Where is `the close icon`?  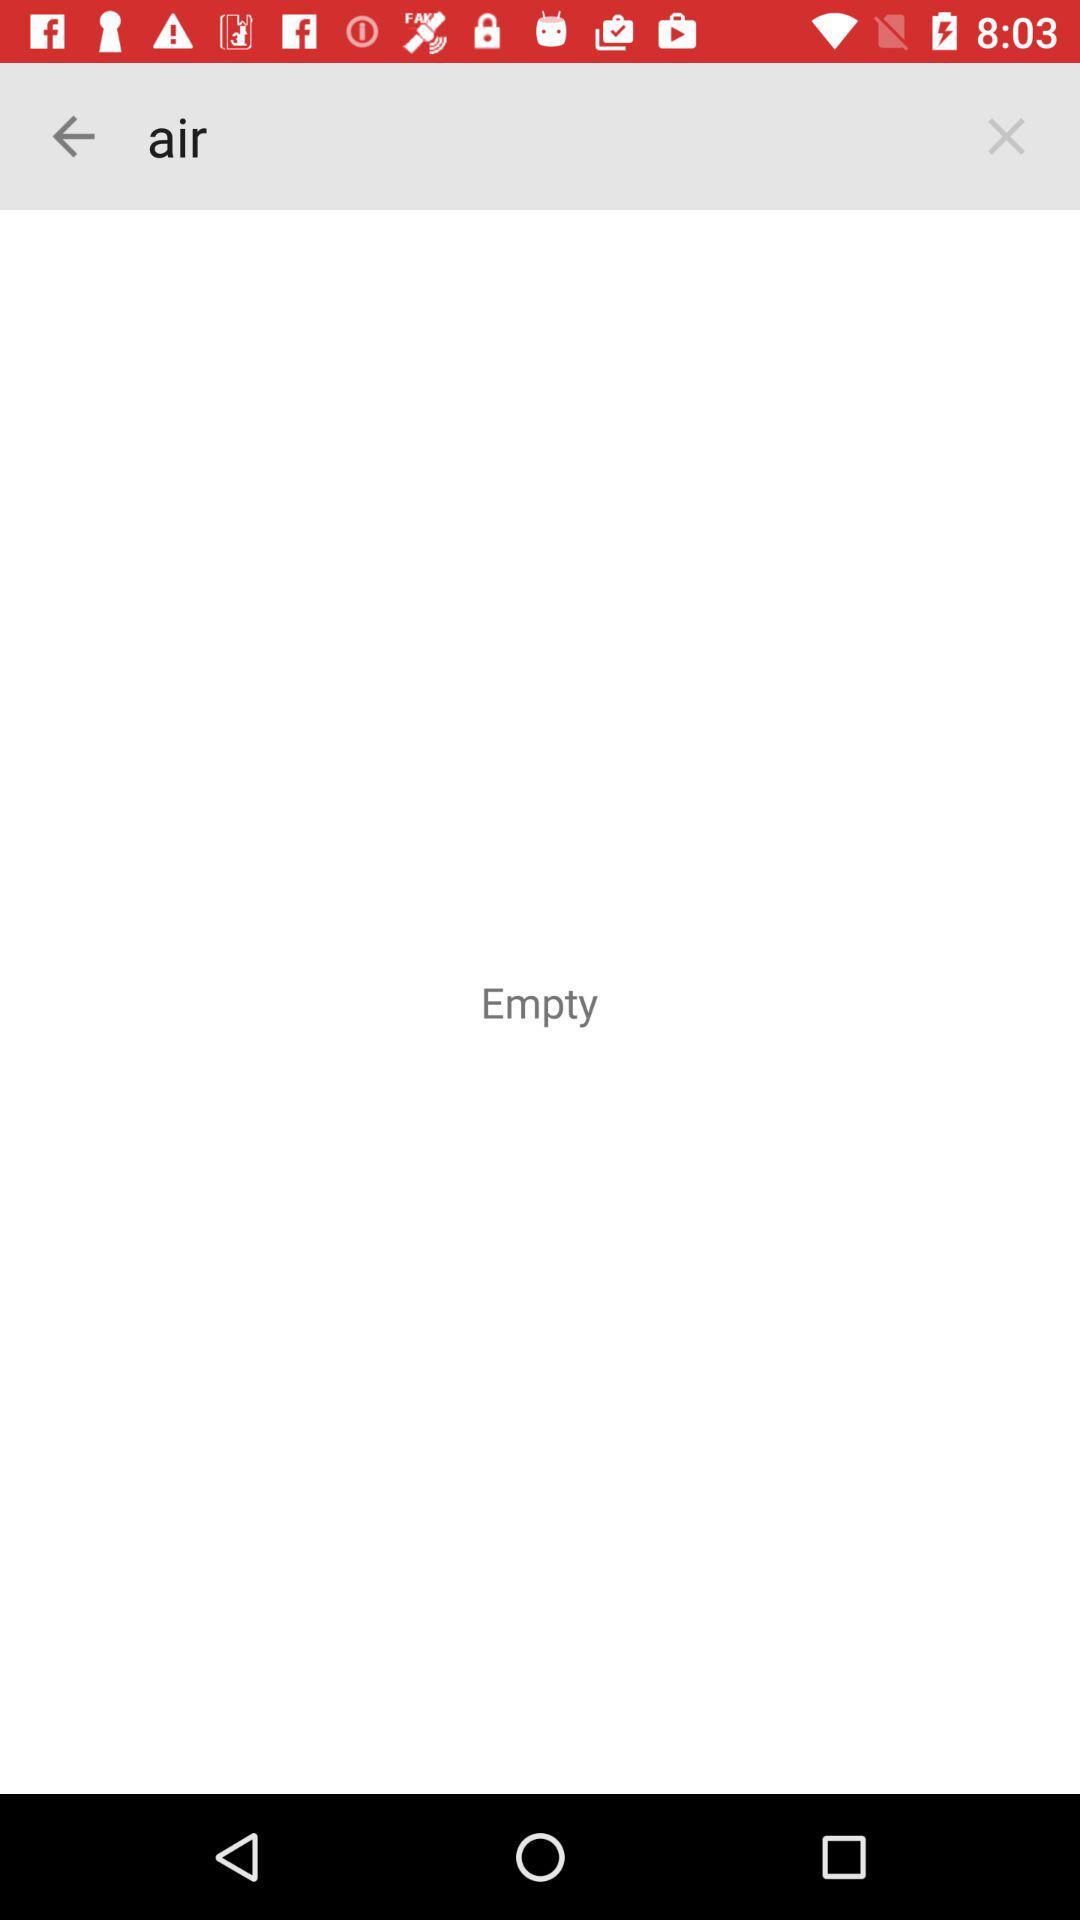
the close icon is located at coordinates (1006, 135).